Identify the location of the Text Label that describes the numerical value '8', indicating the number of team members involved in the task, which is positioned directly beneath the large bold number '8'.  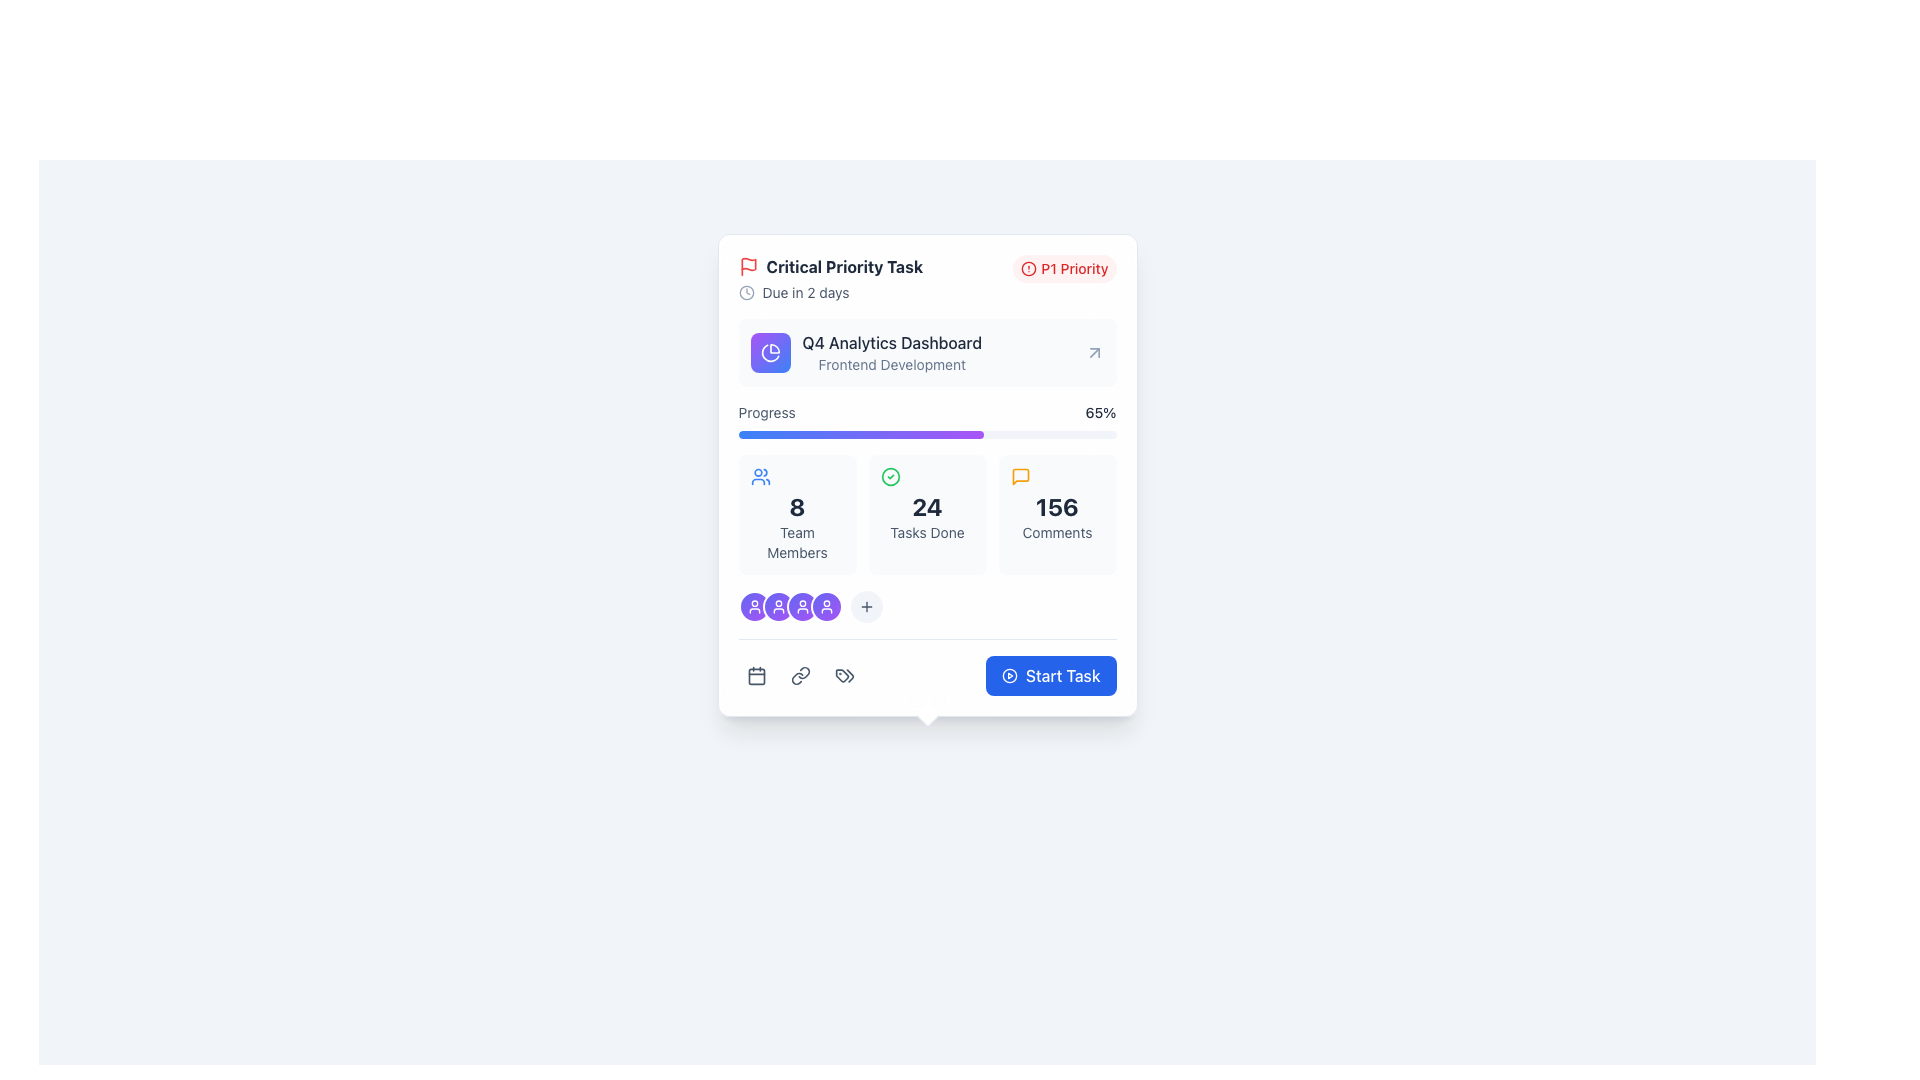
(796, 543).